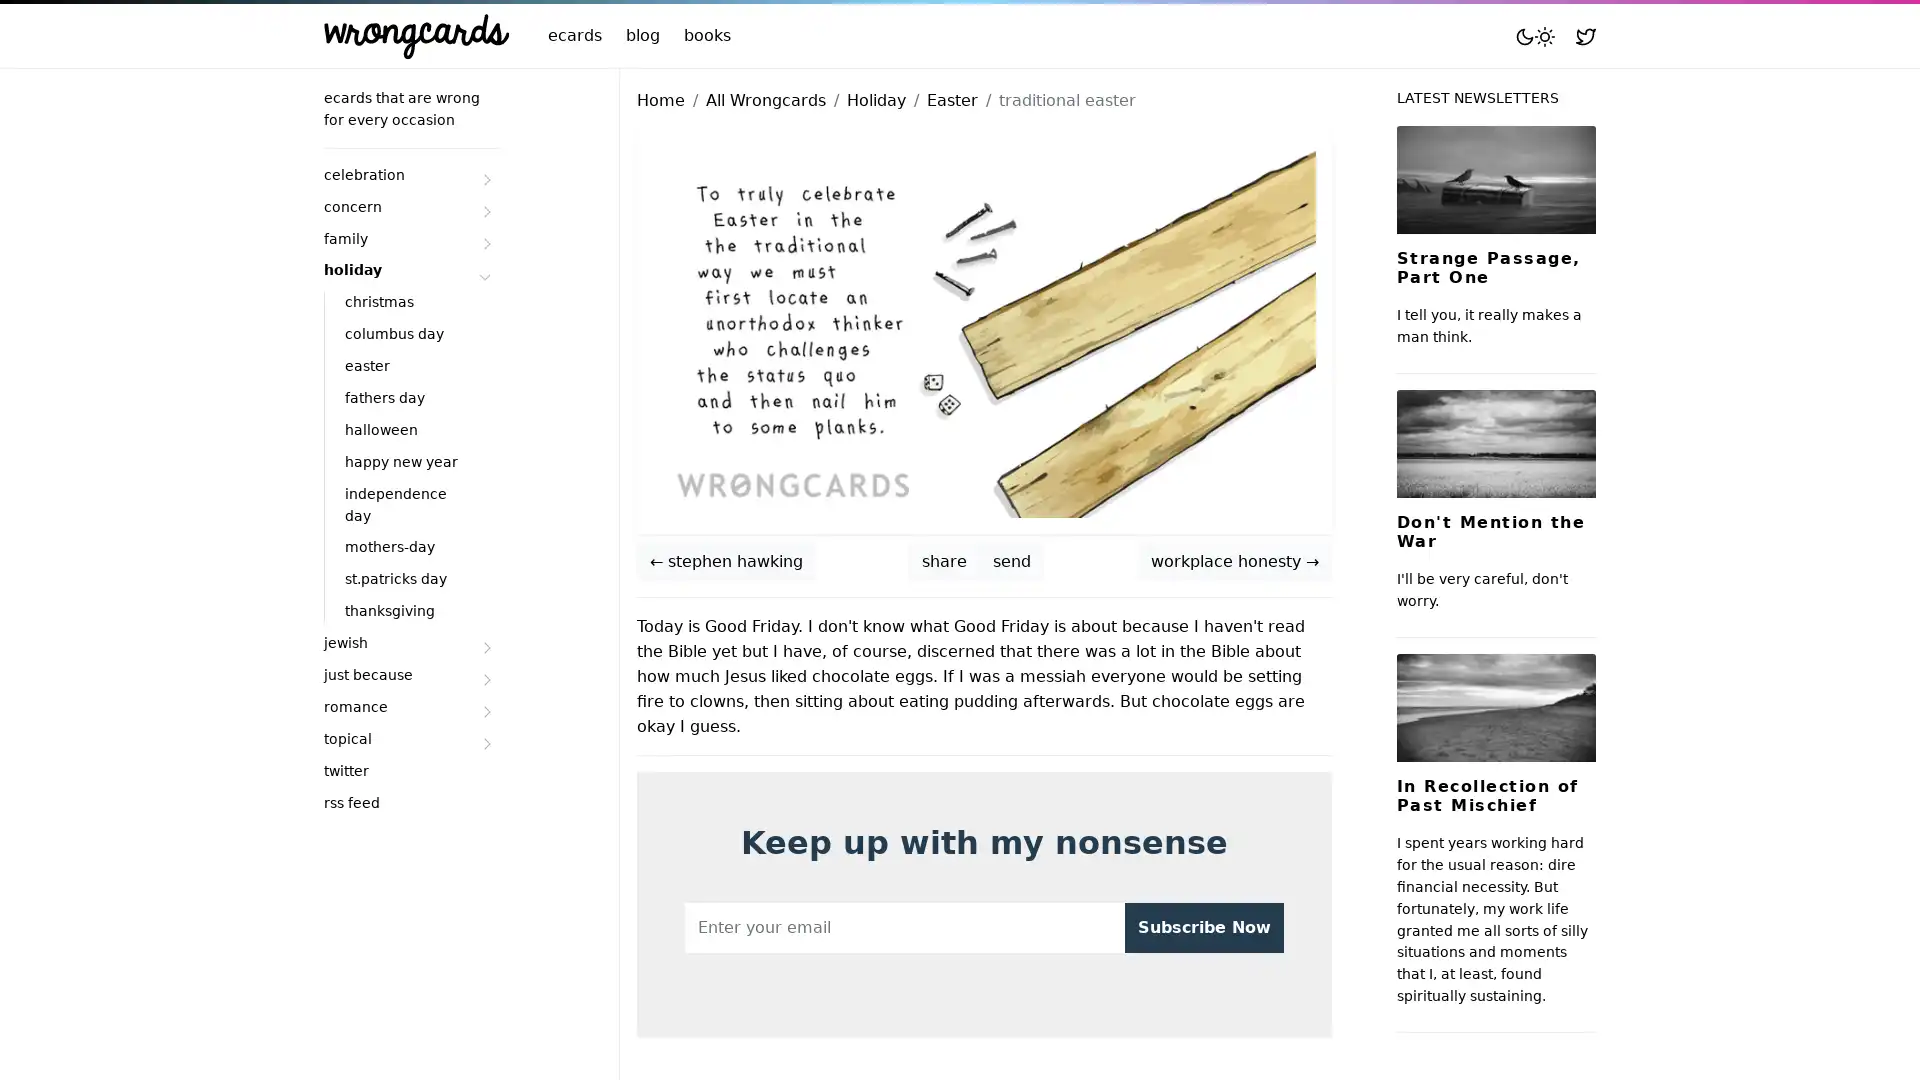  Describe the element at coordinates (1202, 926) in the screenshot. I see `Subscribe Now` at that location.